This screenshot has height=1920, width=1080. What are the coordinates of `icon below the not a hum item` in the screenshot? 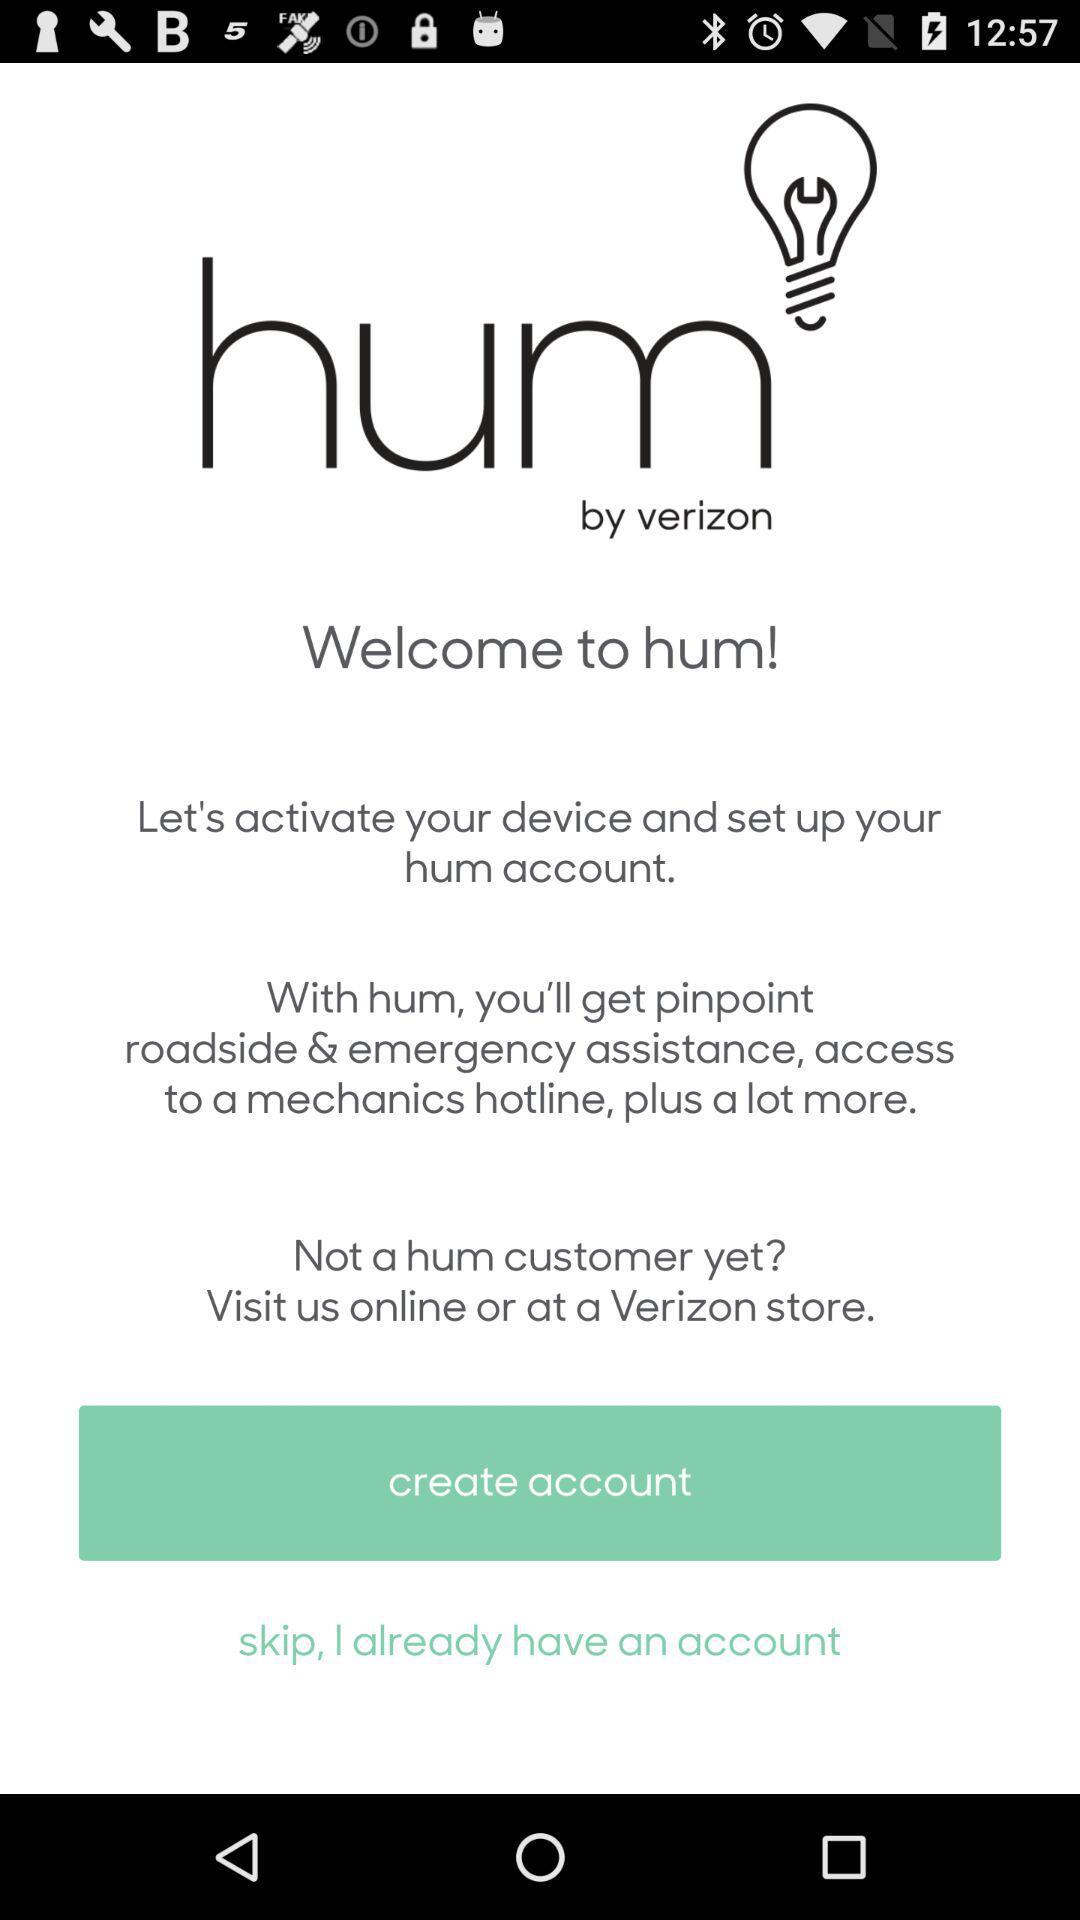 It's located at (540, 1483).